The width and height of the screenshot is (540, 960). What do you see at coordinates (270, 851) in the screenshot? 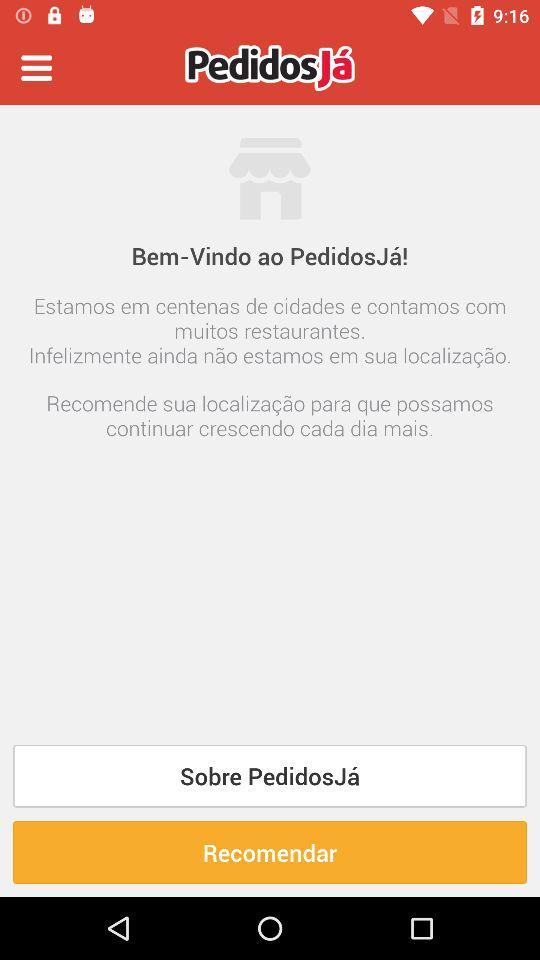
I see `the recomendar` at bounding box center [270, 851].